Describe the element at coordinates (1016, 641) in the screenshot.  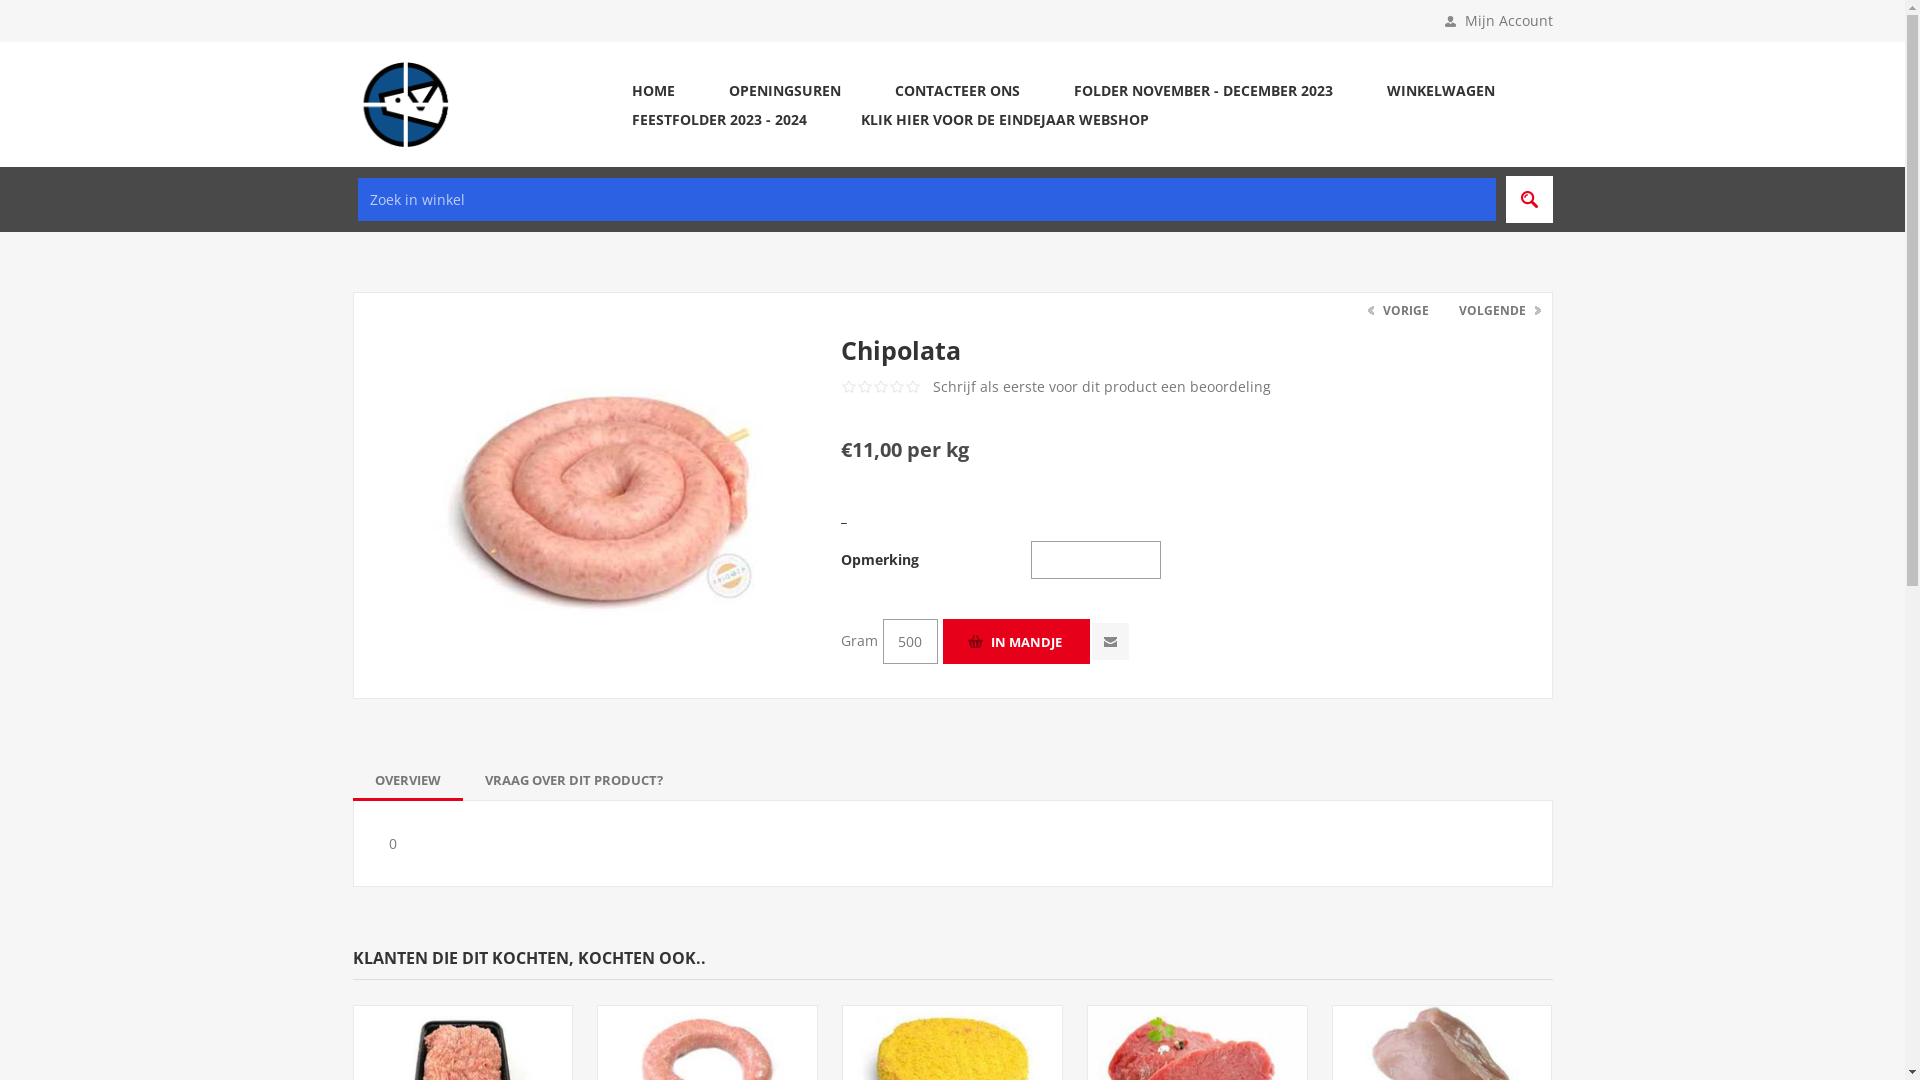
I see `'In mandje'` at that location.